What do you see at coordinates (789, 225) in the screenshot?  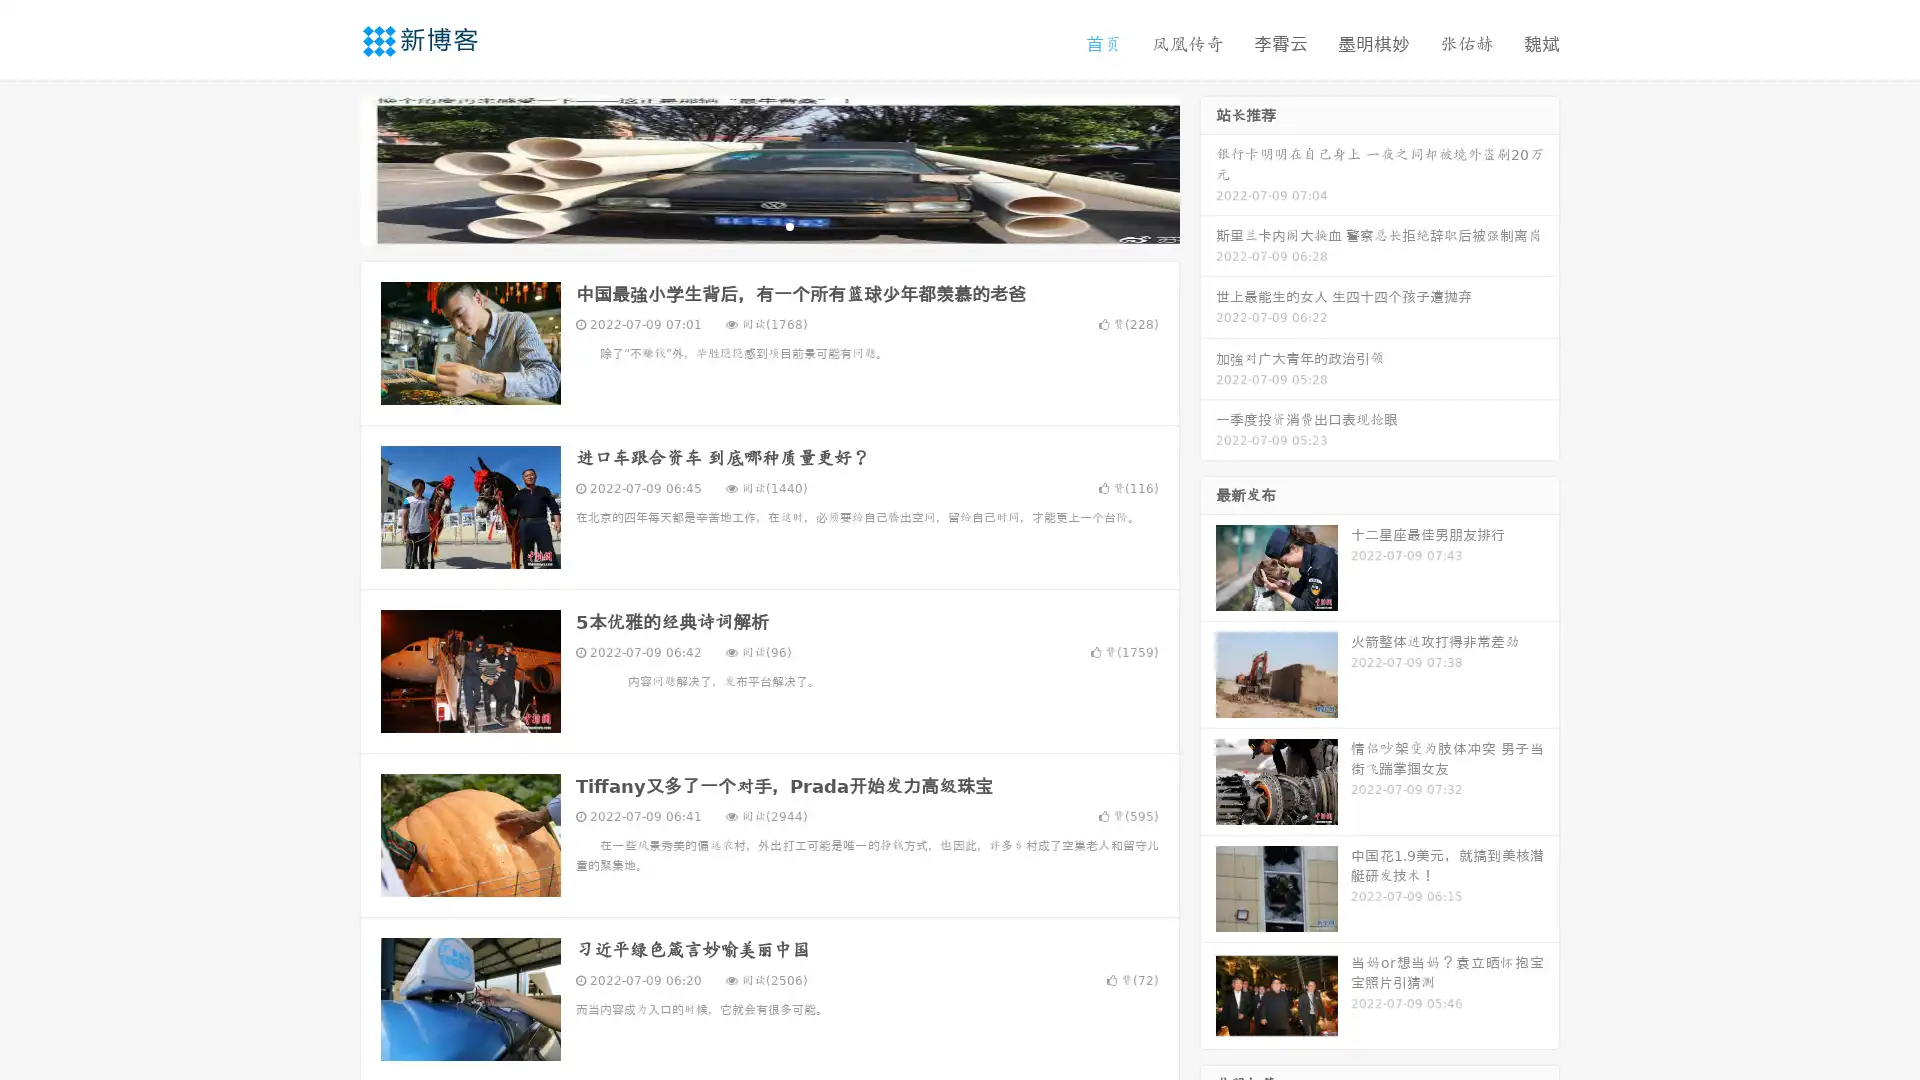 I see `Go to slide 3` at bounding box center [789, 225].